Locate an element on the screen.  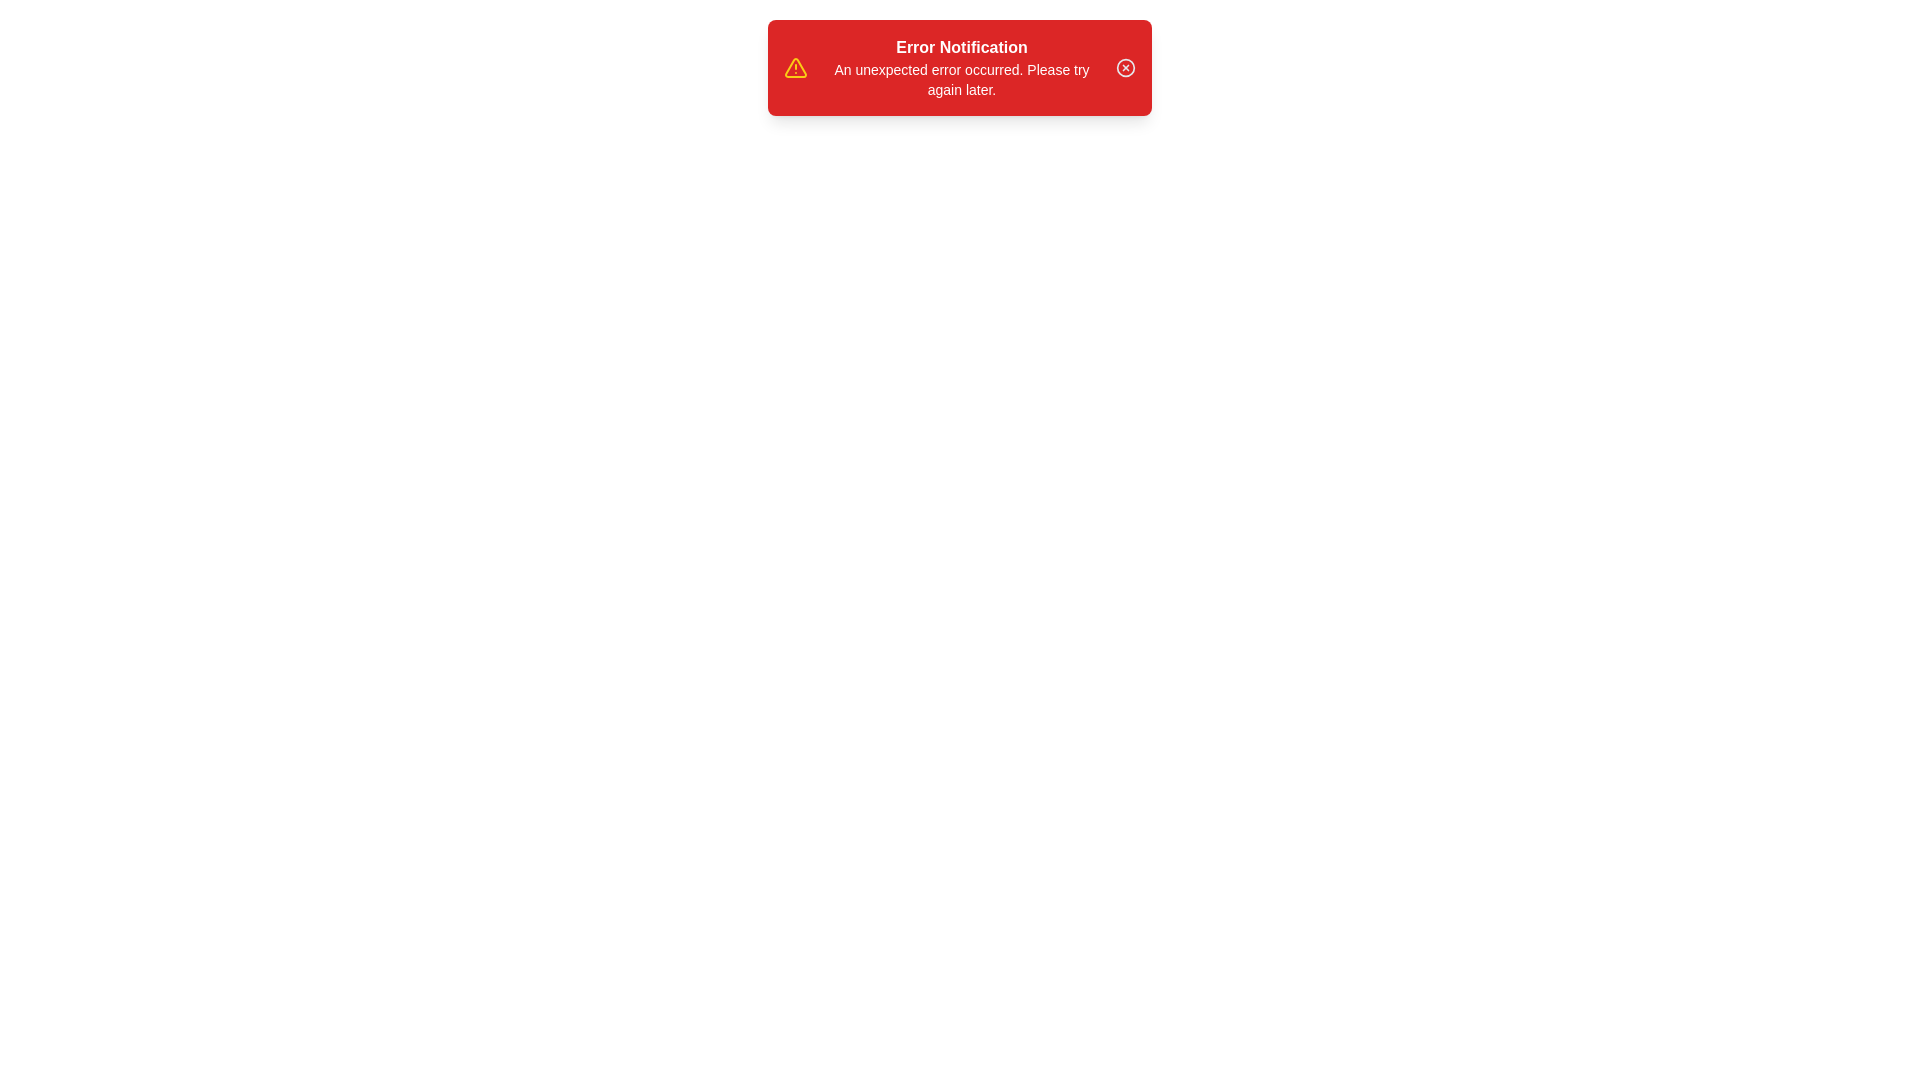
the close button of the snackbar to close it is located at coordinates (1126, 67).